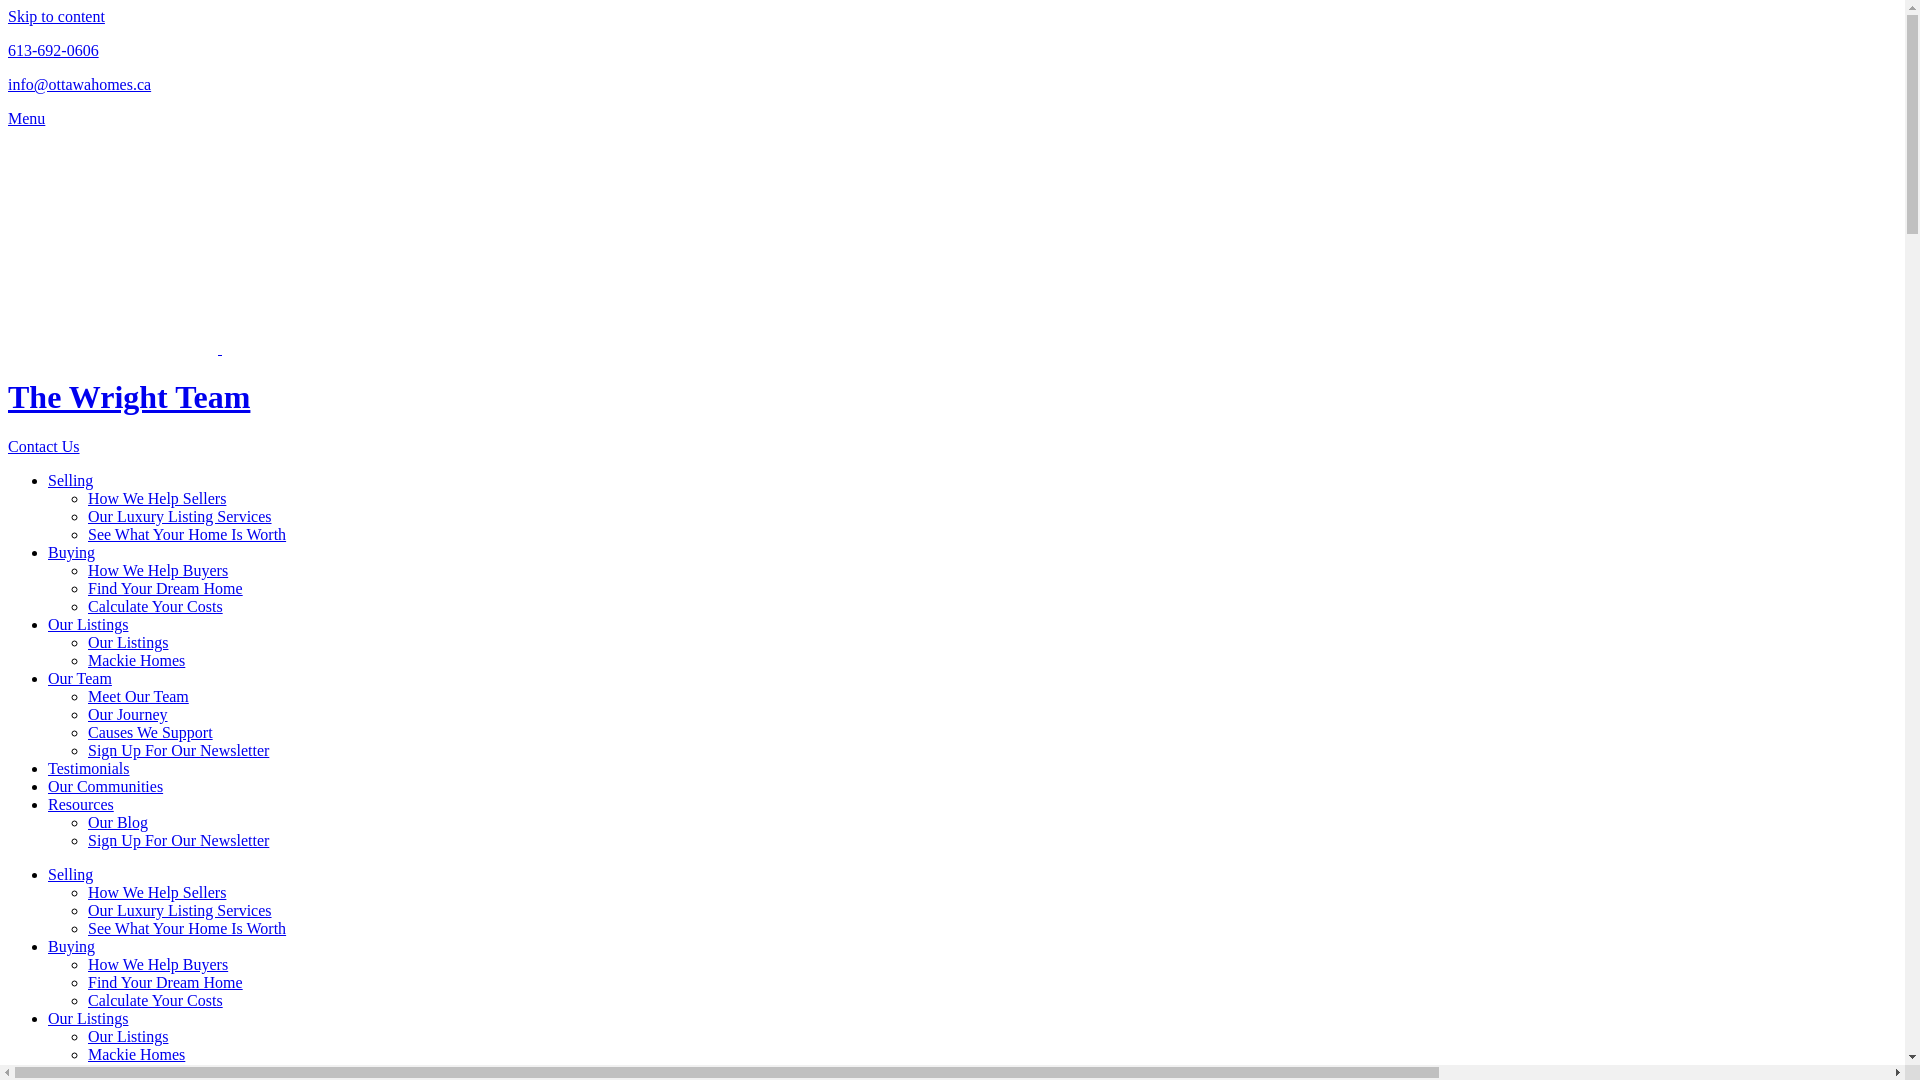 The height and width of the screenshot is (1080, 1920). I want to click on 'How We Help Buyers', so click(157, 963).